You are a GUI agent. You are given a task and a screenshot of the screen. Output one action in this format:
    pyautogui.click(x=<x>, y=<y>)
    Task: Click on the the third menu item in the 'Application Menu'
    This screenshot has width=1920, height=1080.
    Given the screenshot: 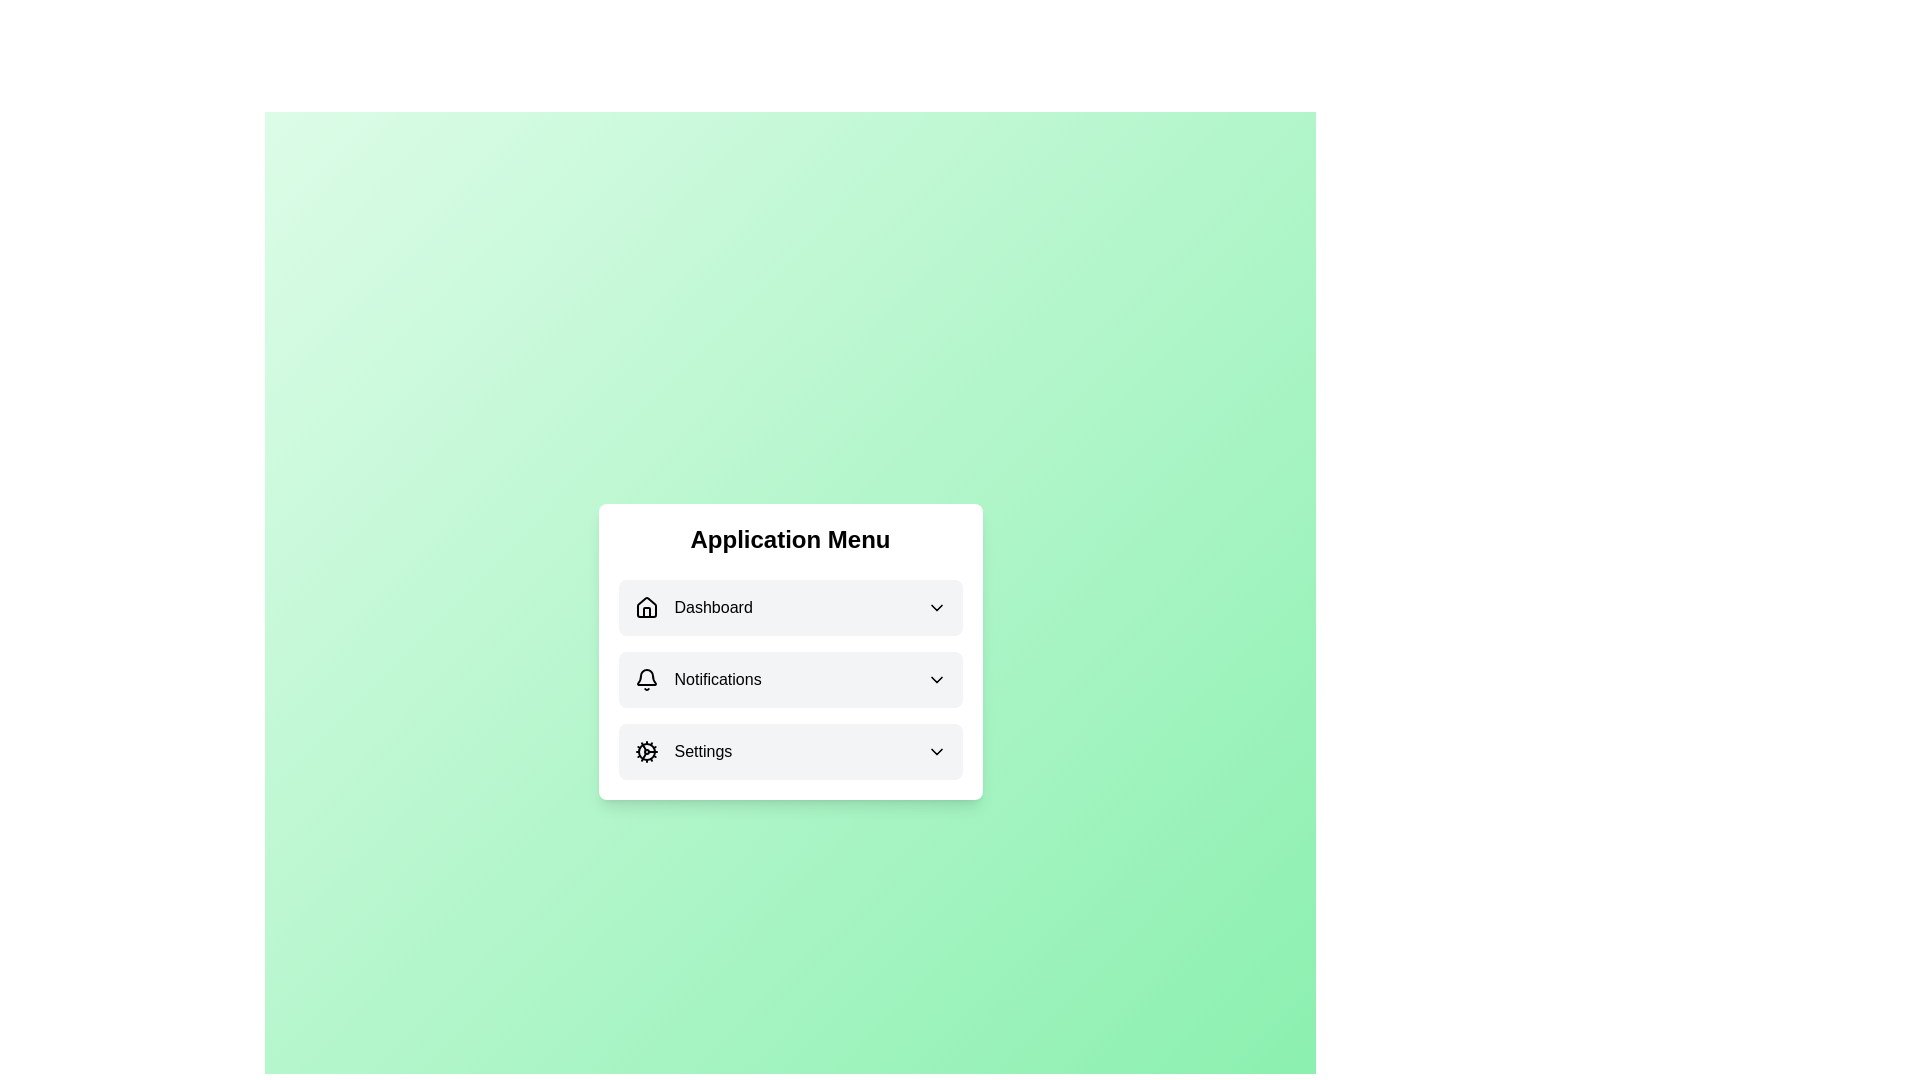 What is the action you would take?
    pyautogui.click(x=683, y=752)
    